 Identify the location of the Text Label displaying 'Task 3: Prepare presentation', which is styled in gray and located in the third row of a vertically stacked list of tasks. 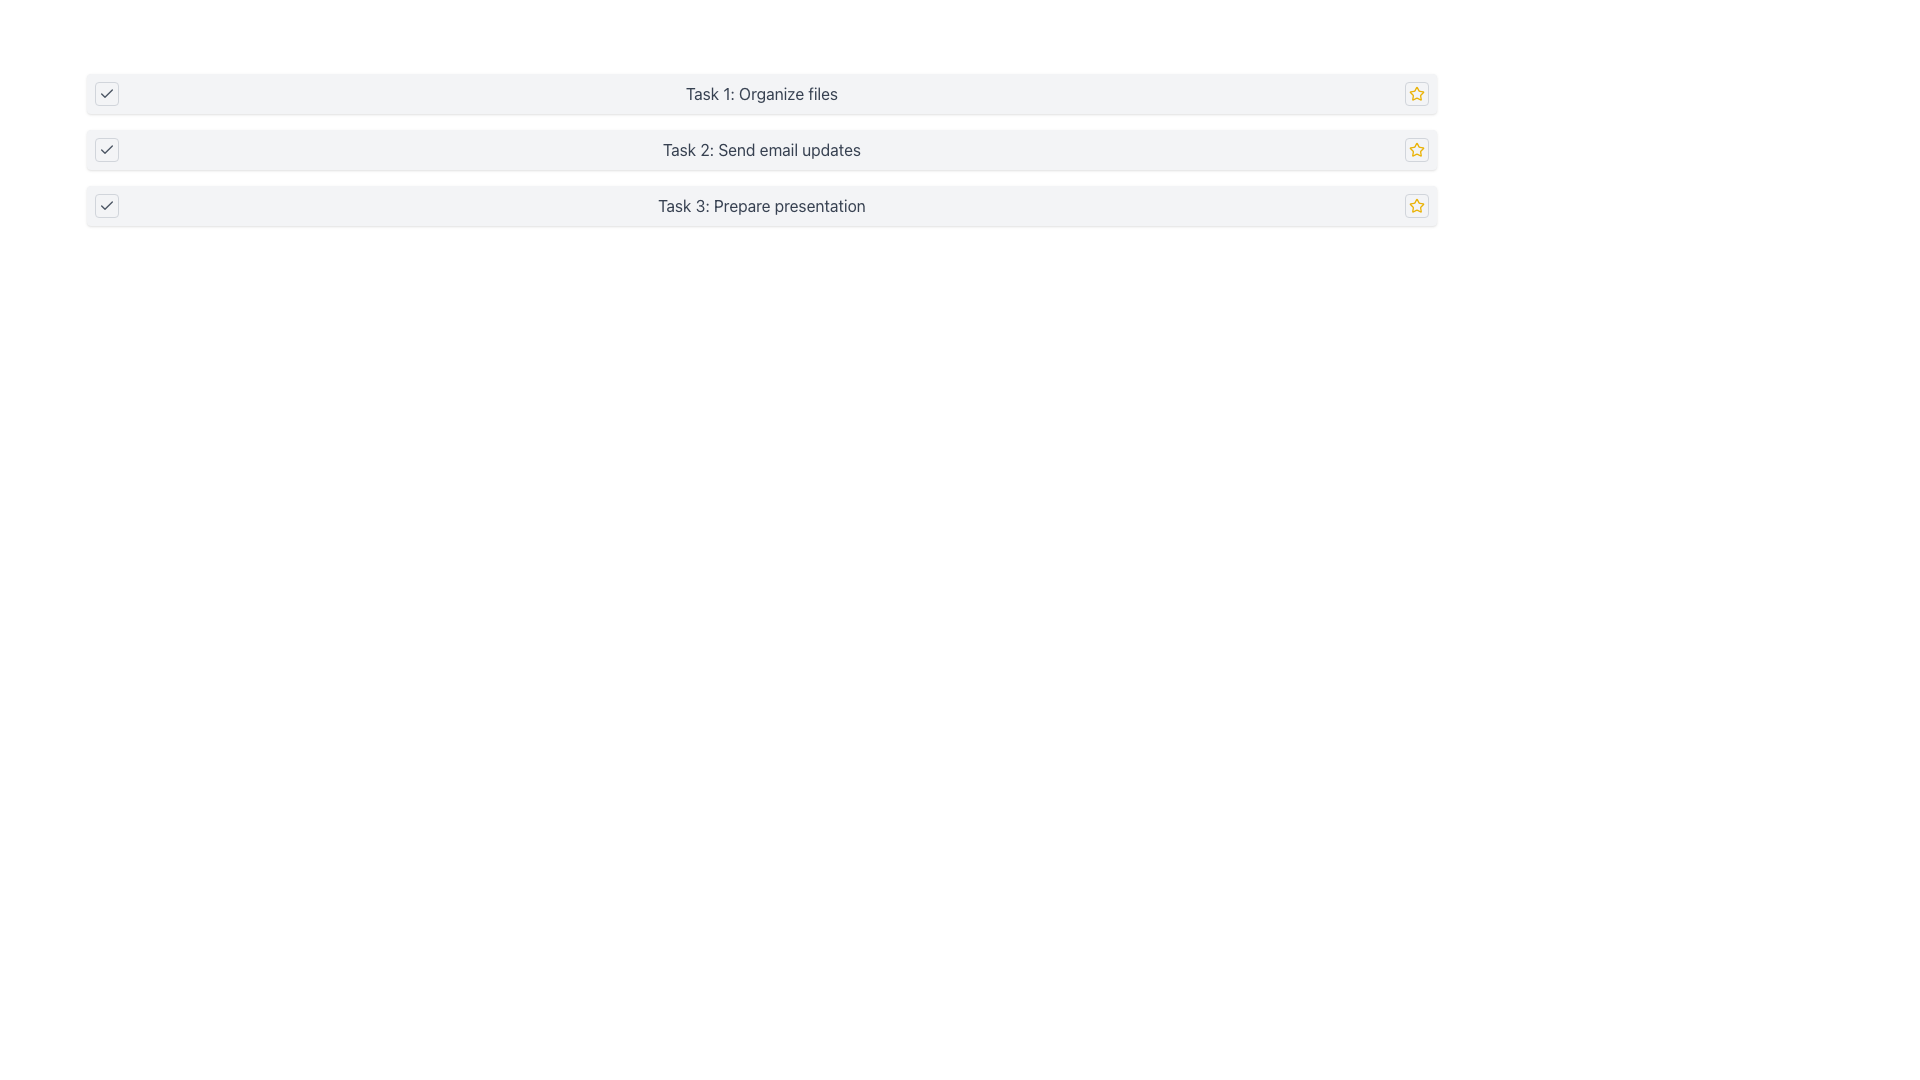
(761, 205).